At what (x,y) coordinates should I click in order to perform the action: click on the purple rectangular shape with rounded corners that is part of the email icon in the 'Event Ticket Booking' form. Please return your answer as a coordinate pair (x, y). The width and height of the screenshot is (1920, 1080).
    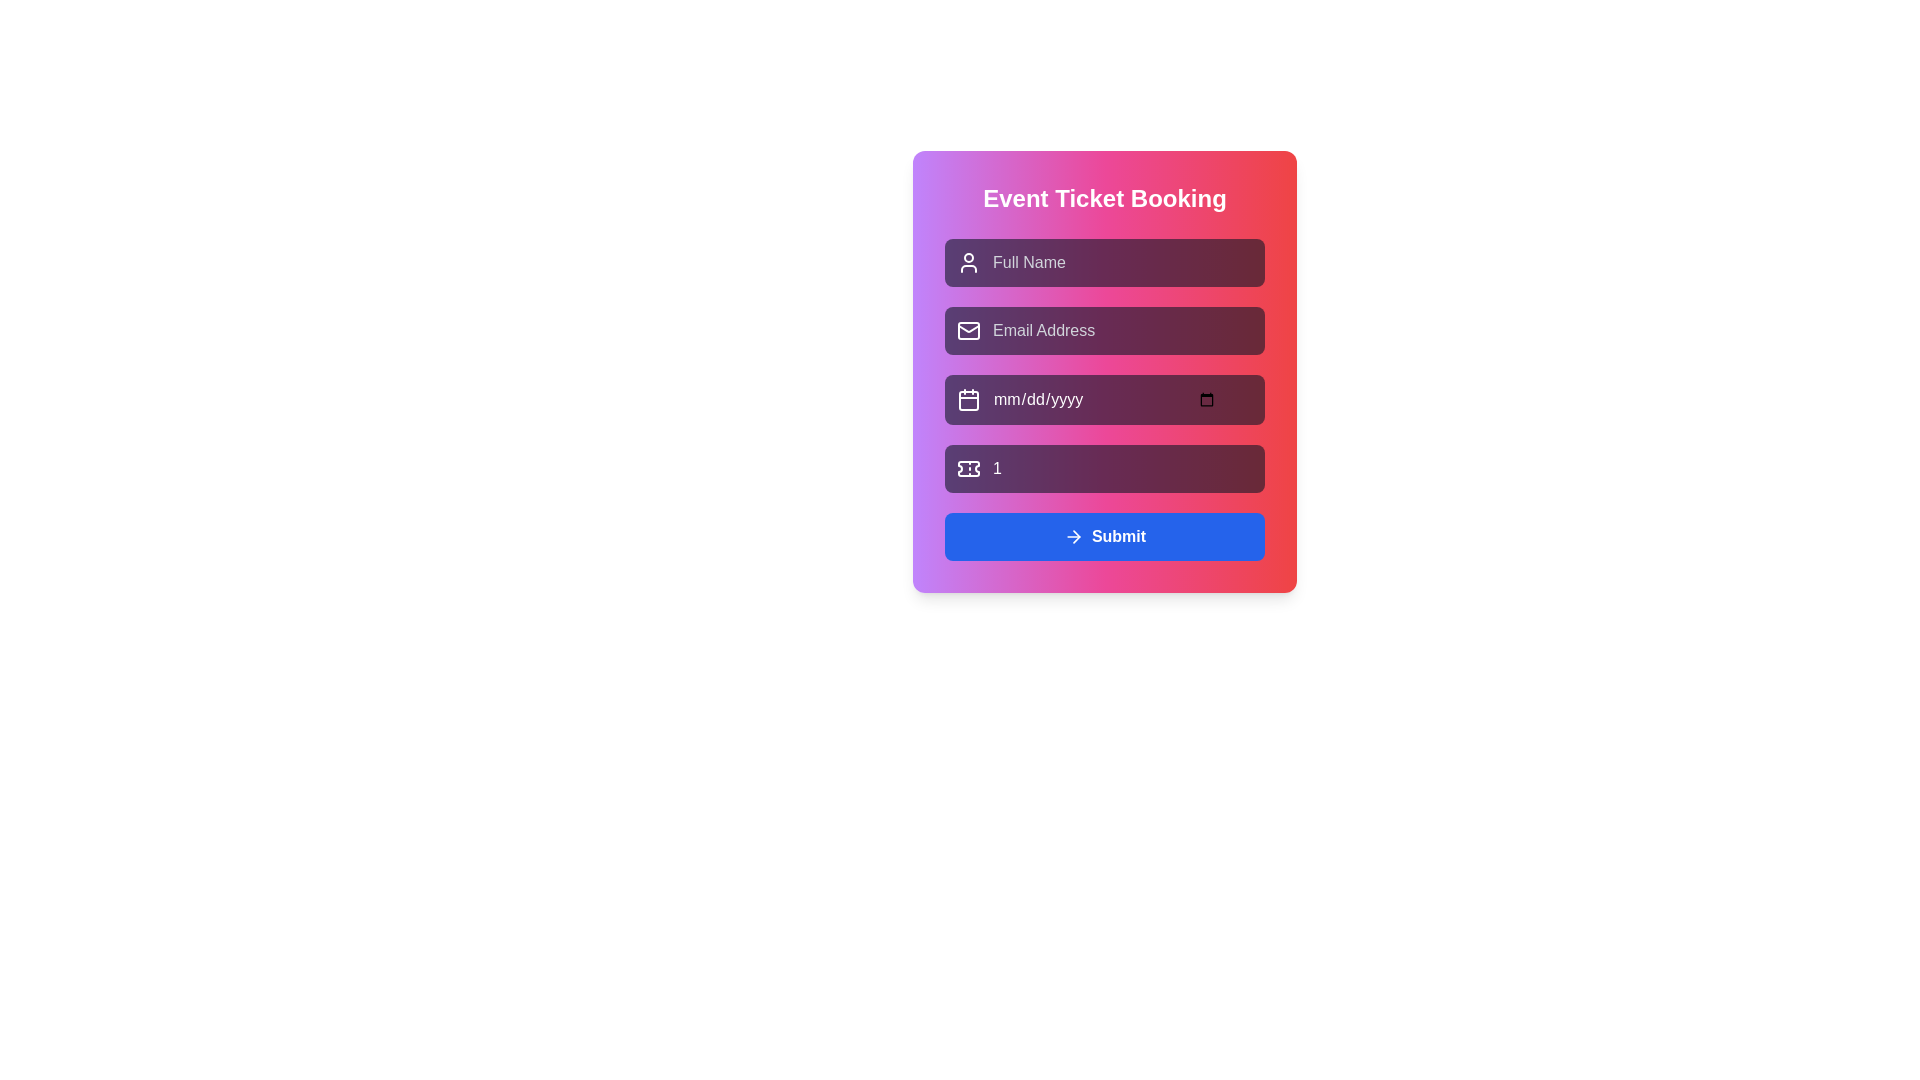
    Looking at the image, I should click on (969, 330).